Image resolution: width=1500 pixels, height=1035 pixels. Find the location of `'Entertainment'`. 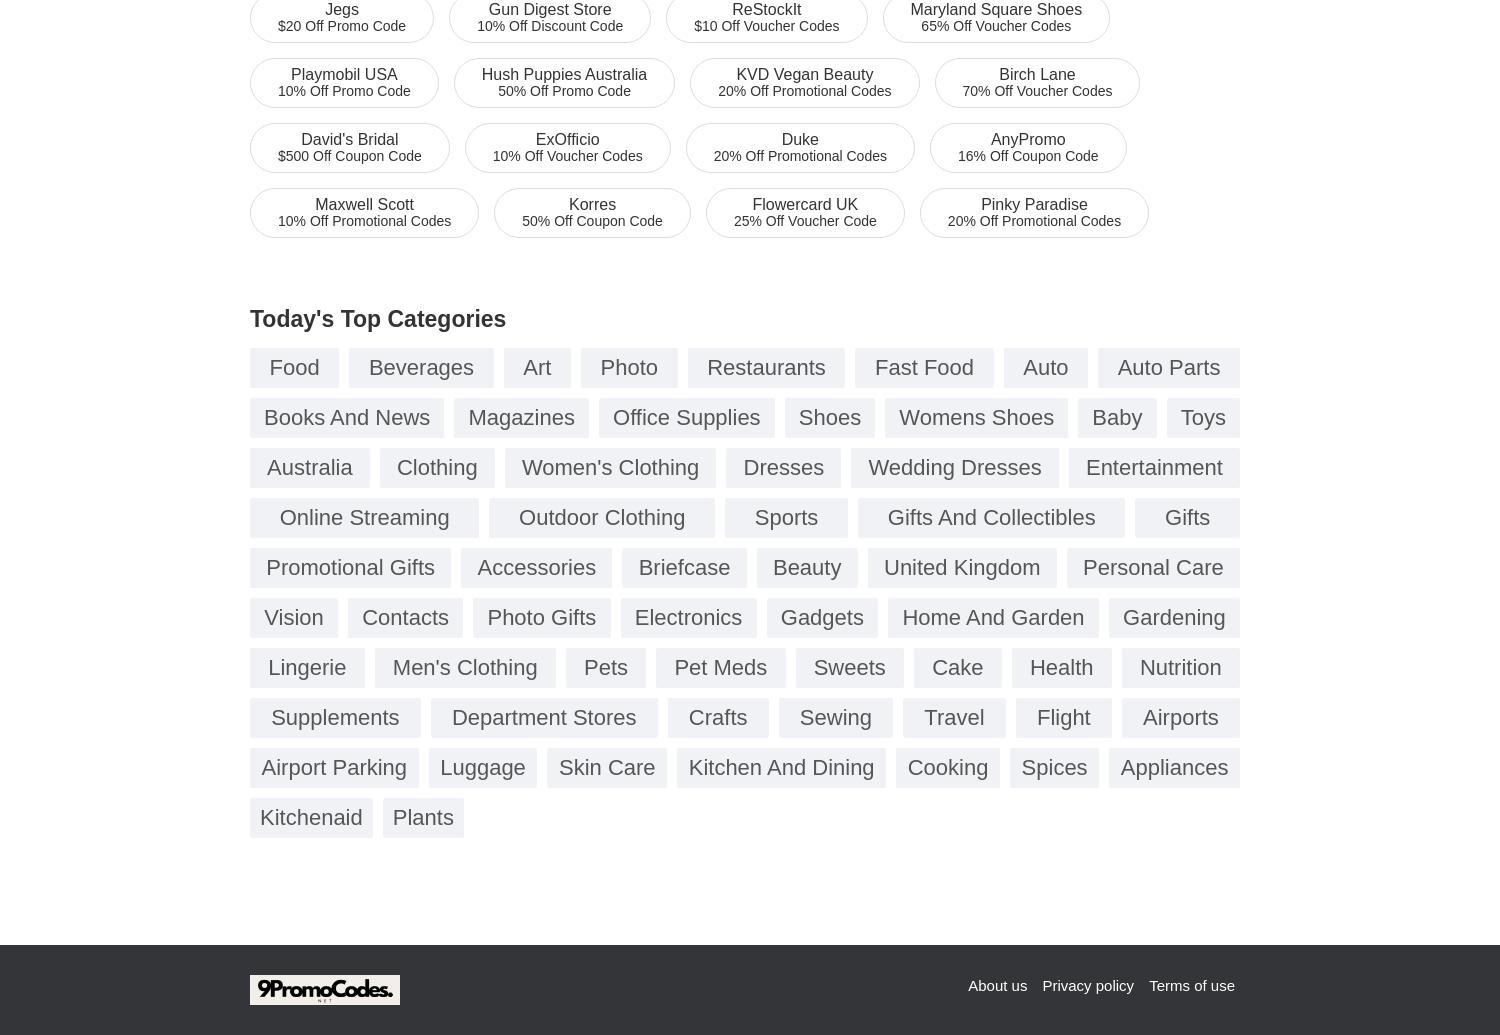

'Entertainment' is located at coordinates (1153, 467).